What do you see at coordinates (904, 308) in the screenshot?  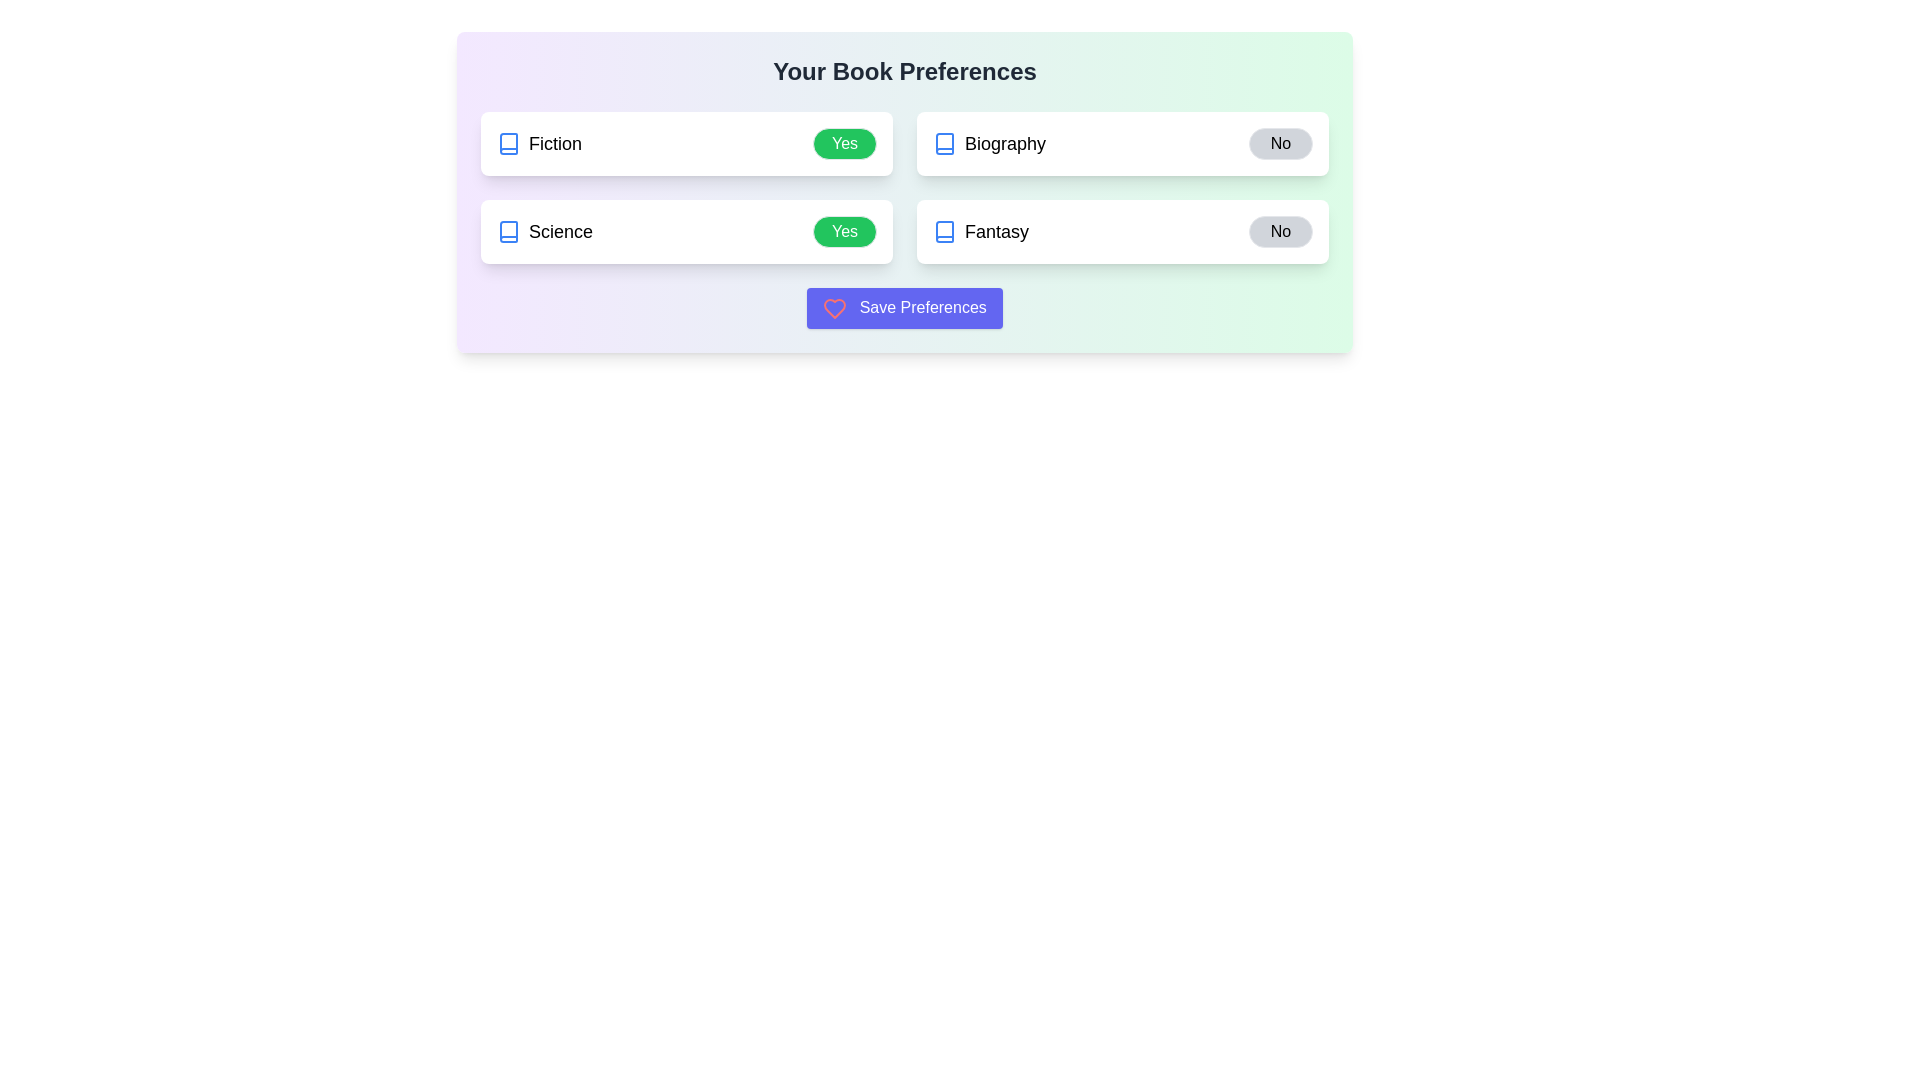 I see `the Save Preferences to observe feedback` at bounding box center [904, 308].